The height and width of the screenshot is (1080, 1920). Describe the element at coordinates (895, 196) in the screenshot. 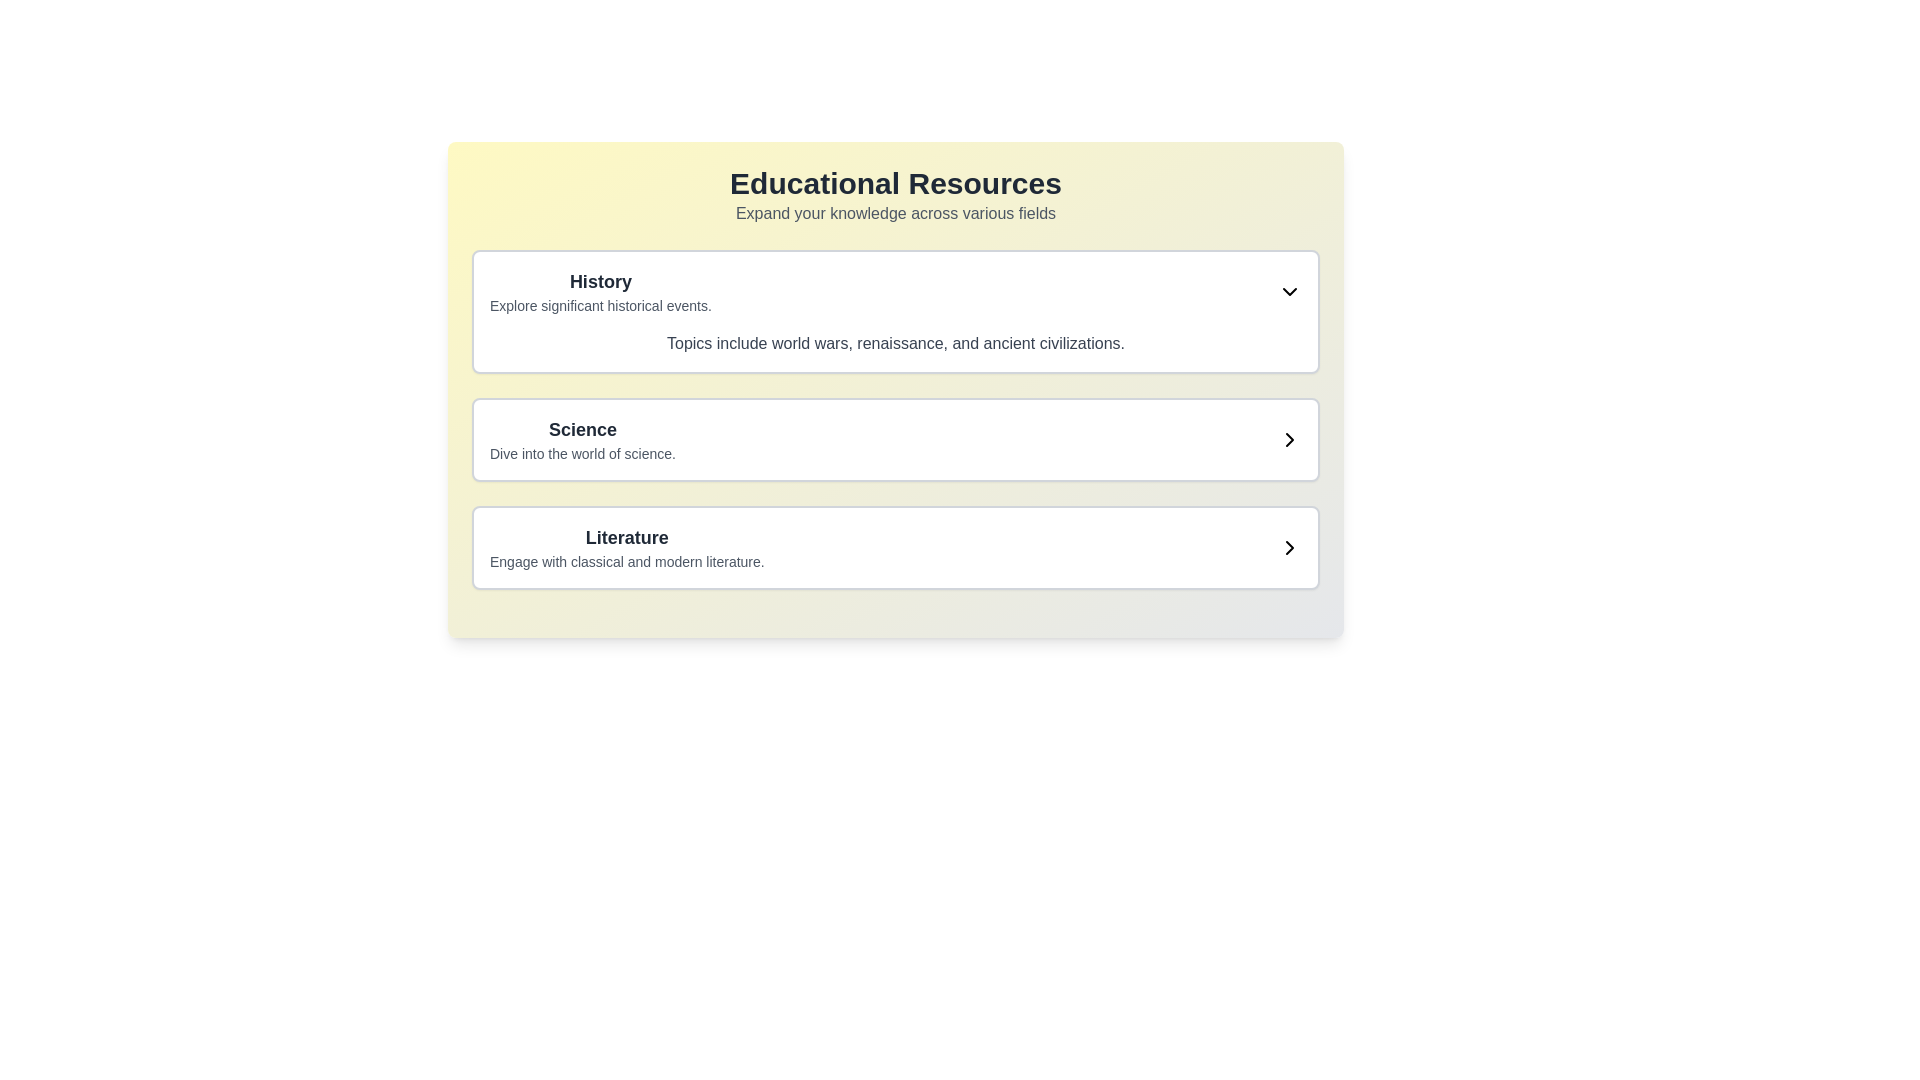

I see `the Header with subtitle (Text block) that contains the bolded text 'Educational Resources' and the subtitle 'Expand your knowledge across various fields'` at that location.